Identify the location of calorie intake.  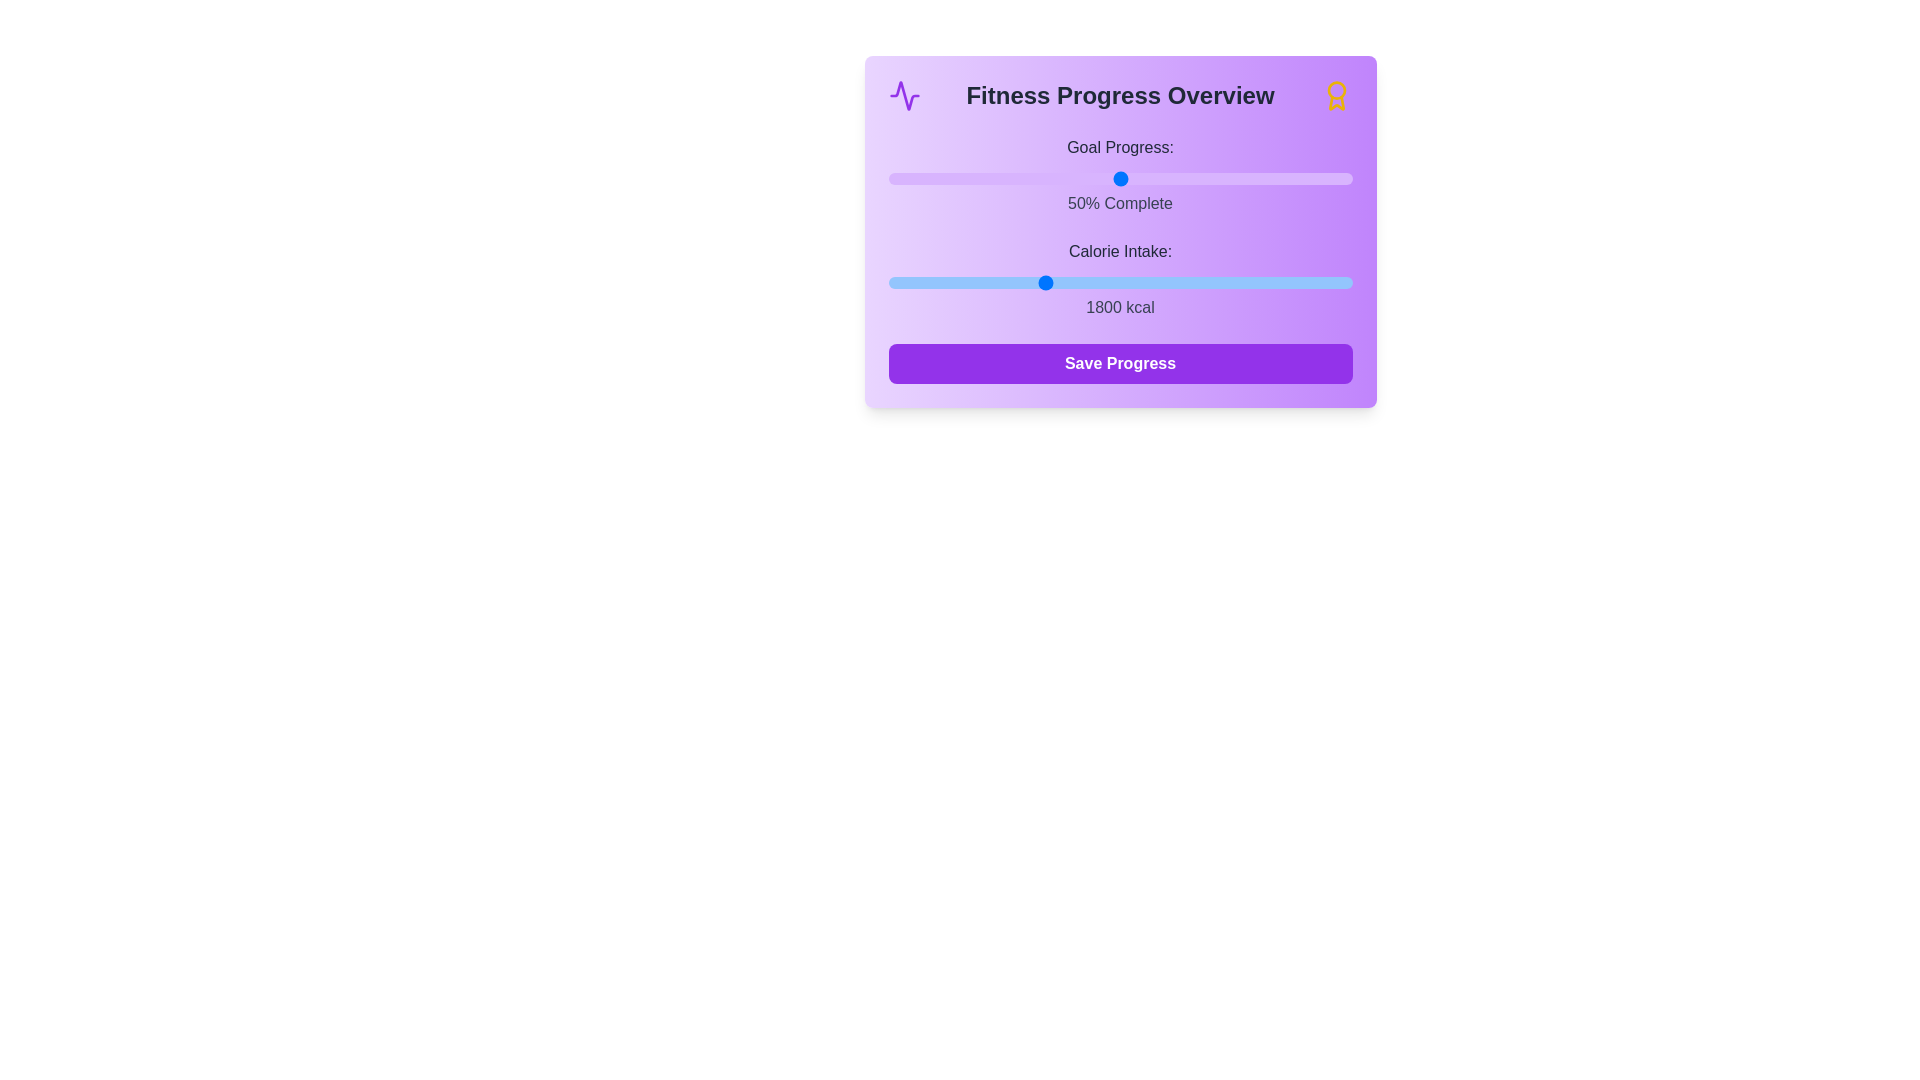
(1097, 282).